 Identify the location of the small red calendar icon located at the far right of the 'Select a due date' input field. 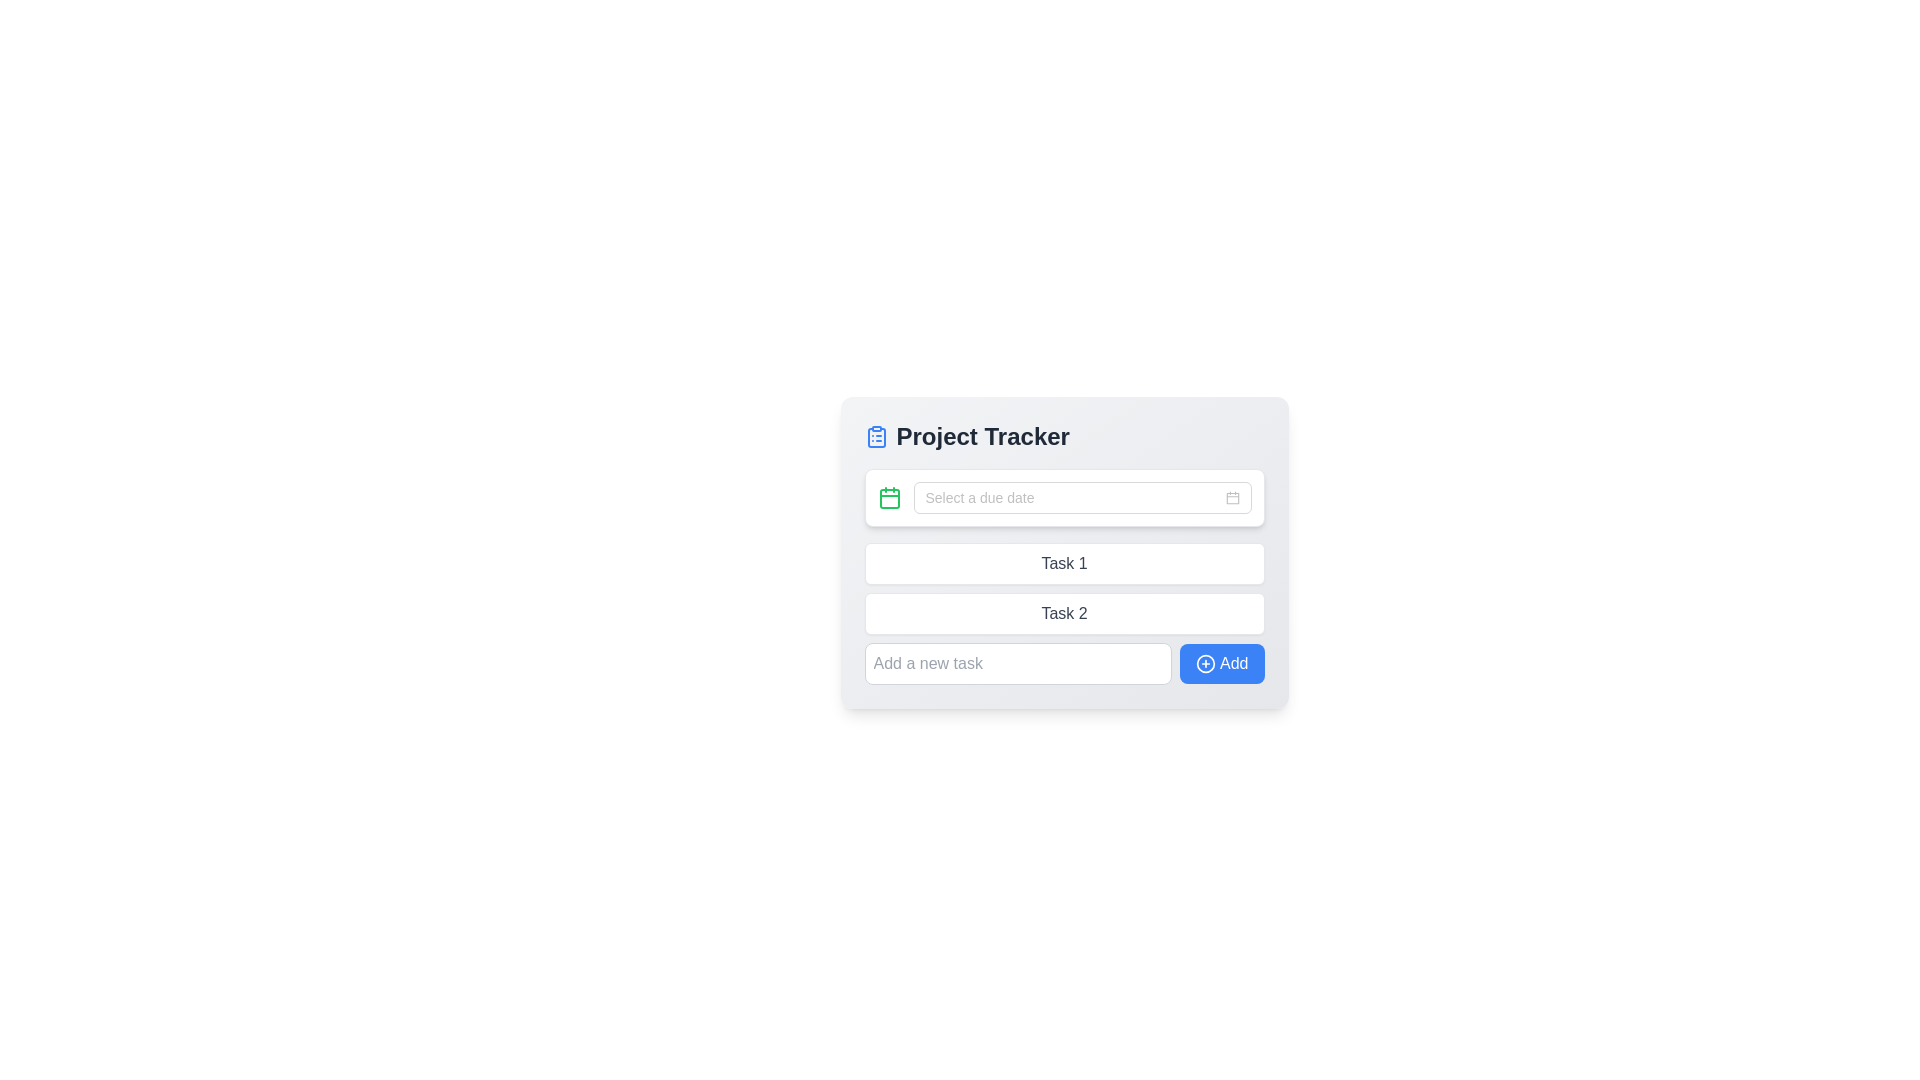
(1231, 496).